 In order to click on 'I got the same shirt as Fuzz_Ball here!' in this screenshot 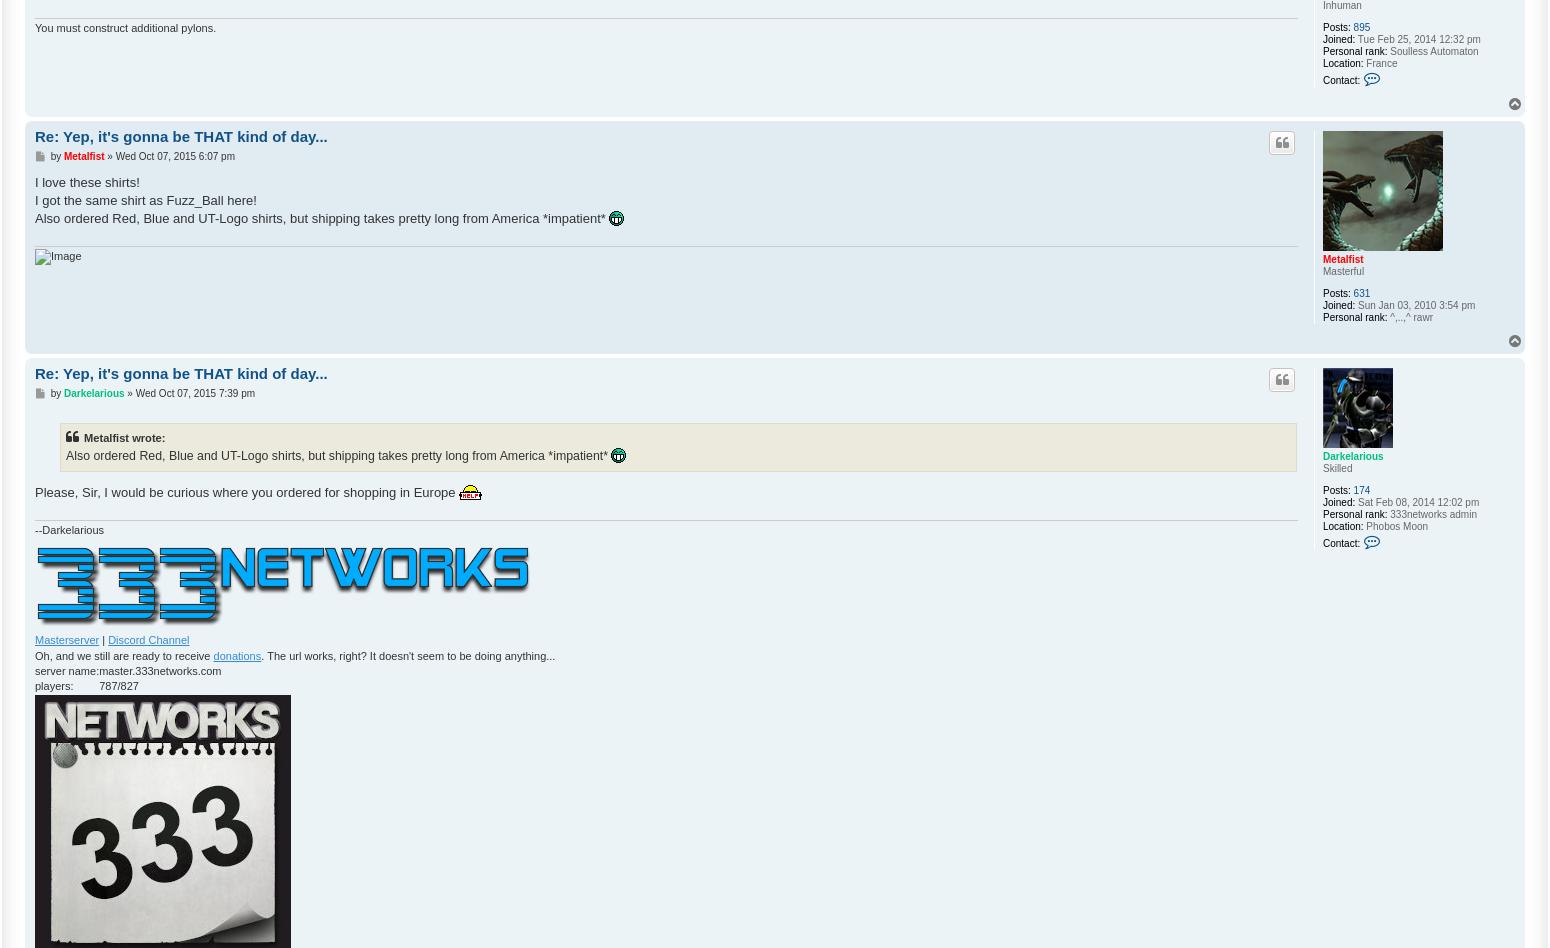, I will do `click(145, 198)`.